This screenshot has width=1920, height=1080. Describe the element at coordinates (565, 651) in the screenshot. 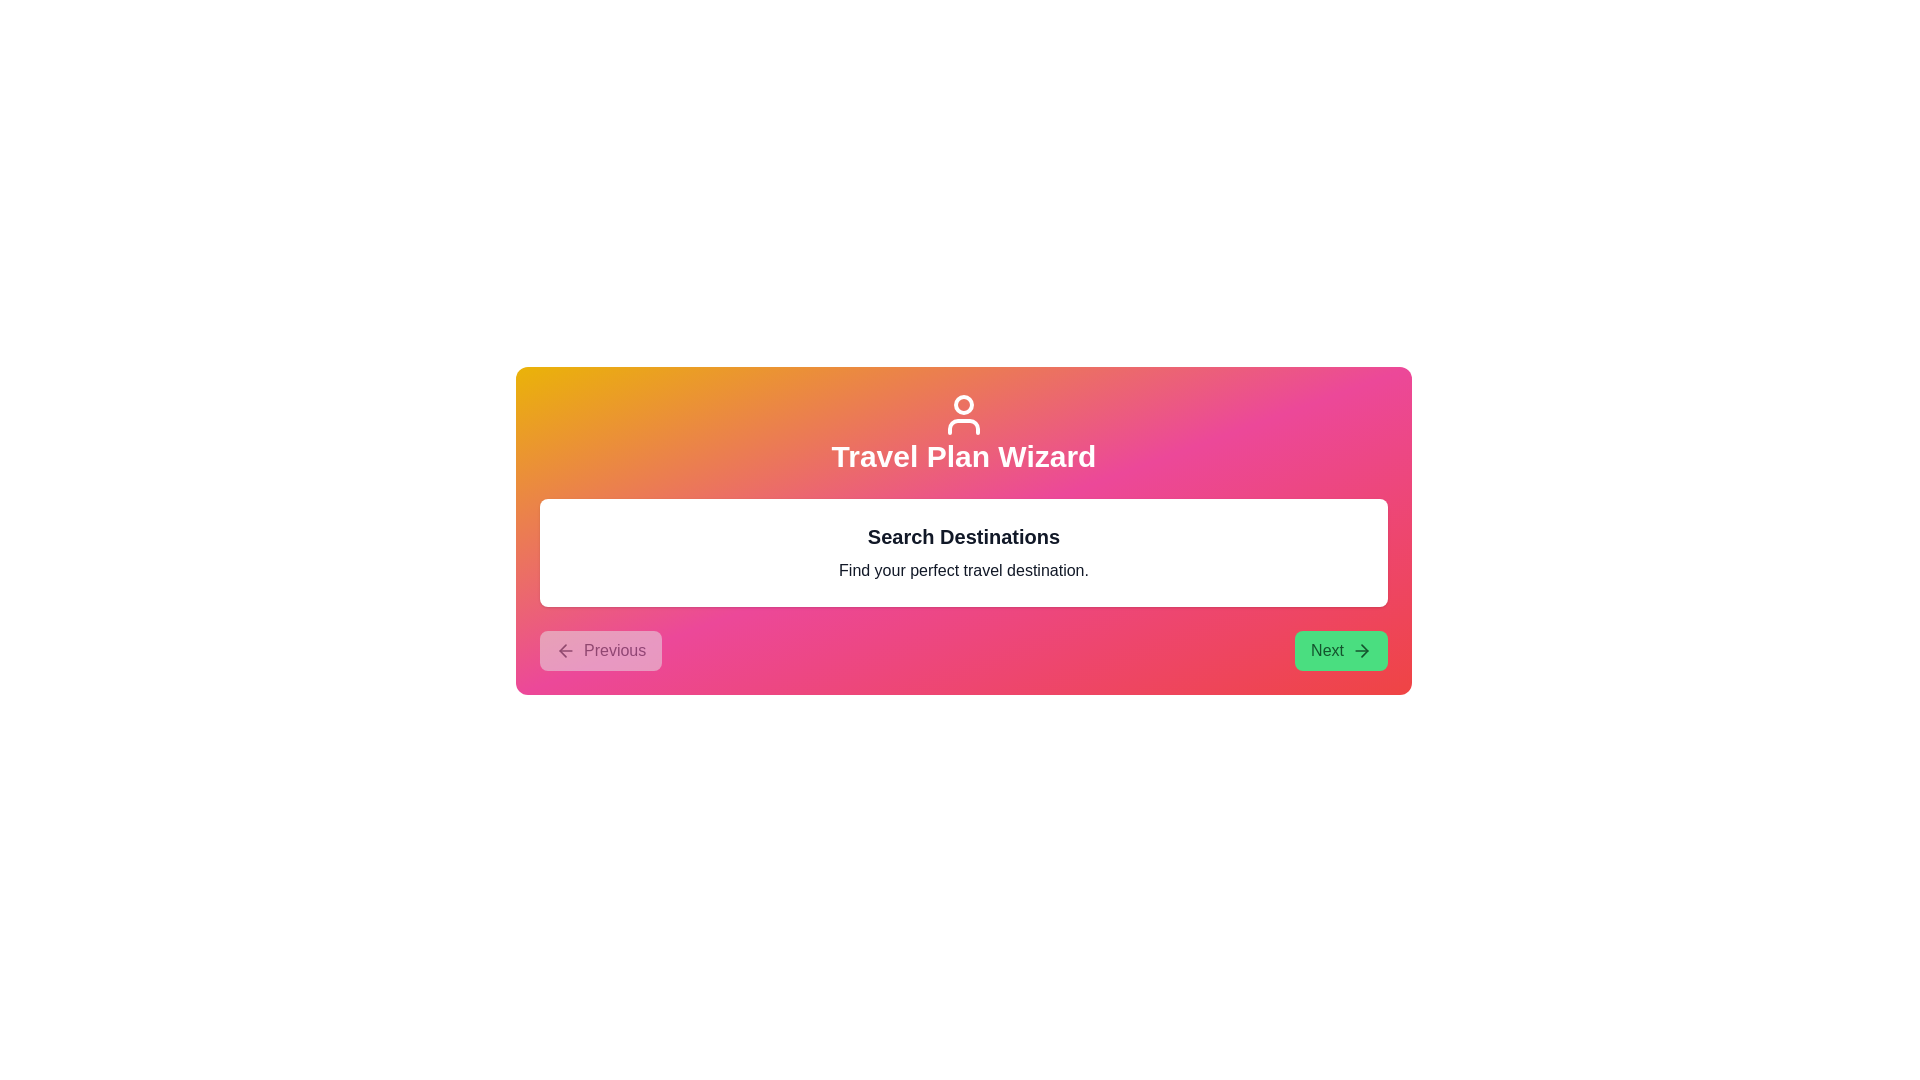

I see `the left-pointing arrow icon inside the 'Previous' button with a muted pink background` at that location.